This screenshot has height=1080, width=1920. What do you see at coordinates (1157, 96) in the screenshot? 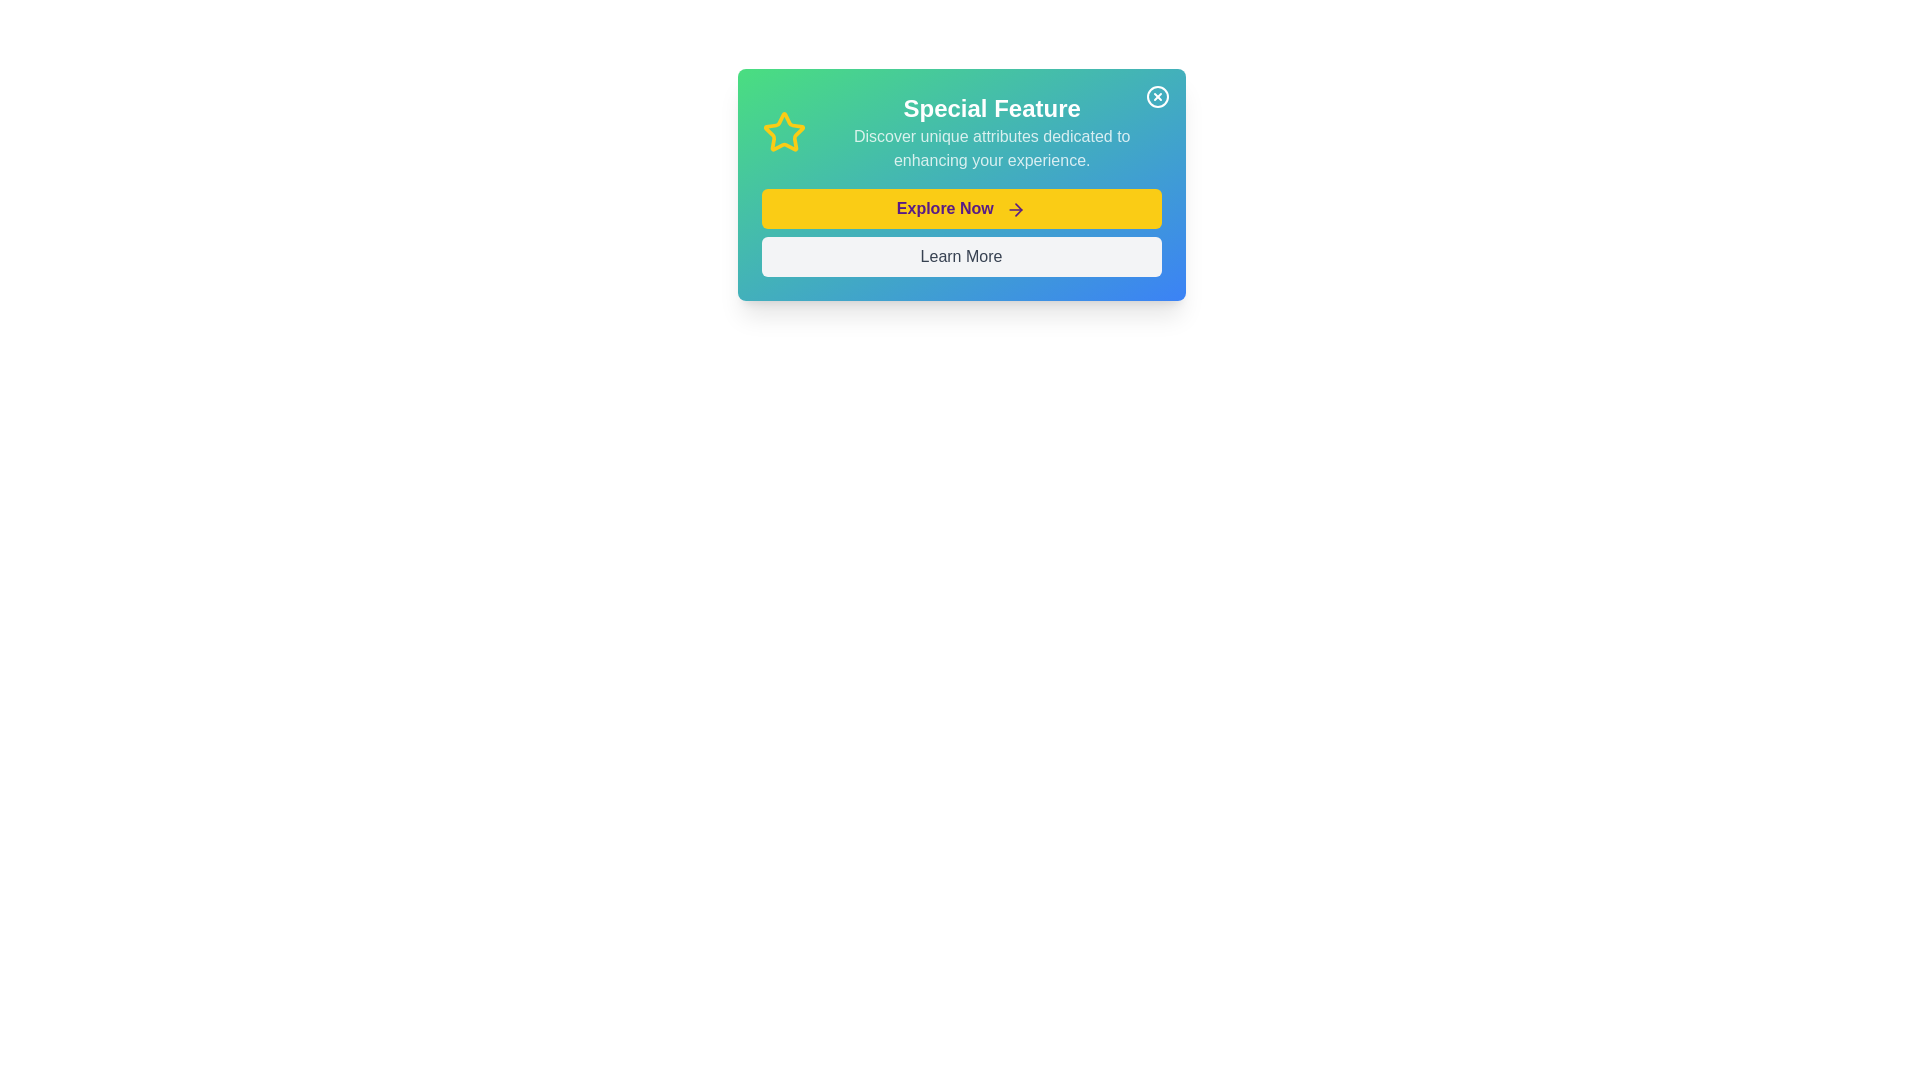
I see `the circular Iconic element located in the top-right corner of the card, which is styled with a thin border and is part of a close button or related icon` at bounding box center [1157, 96].